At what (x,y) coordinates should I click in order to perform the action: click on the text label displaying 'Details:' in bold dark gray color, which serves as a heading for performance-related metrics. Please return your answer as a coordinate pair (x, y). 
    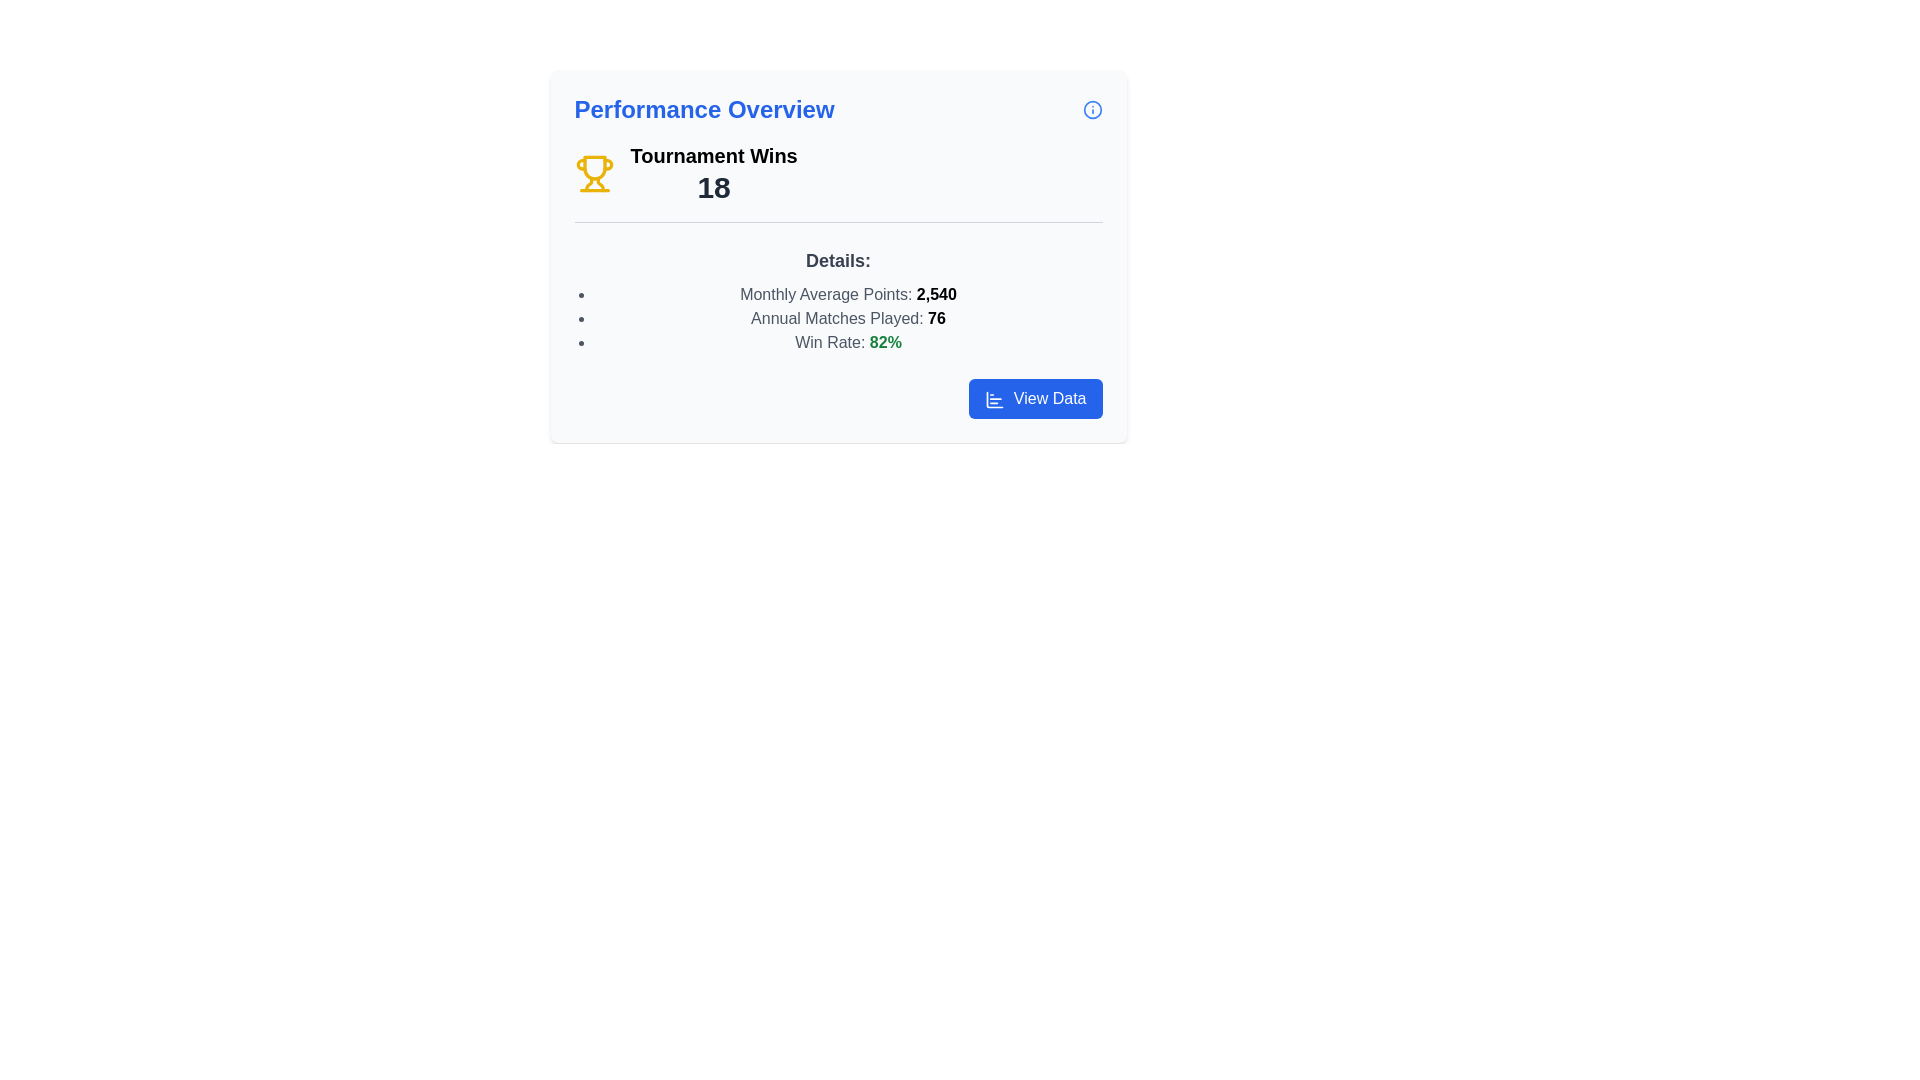
    Looking at the image, I should click on (838, 260).